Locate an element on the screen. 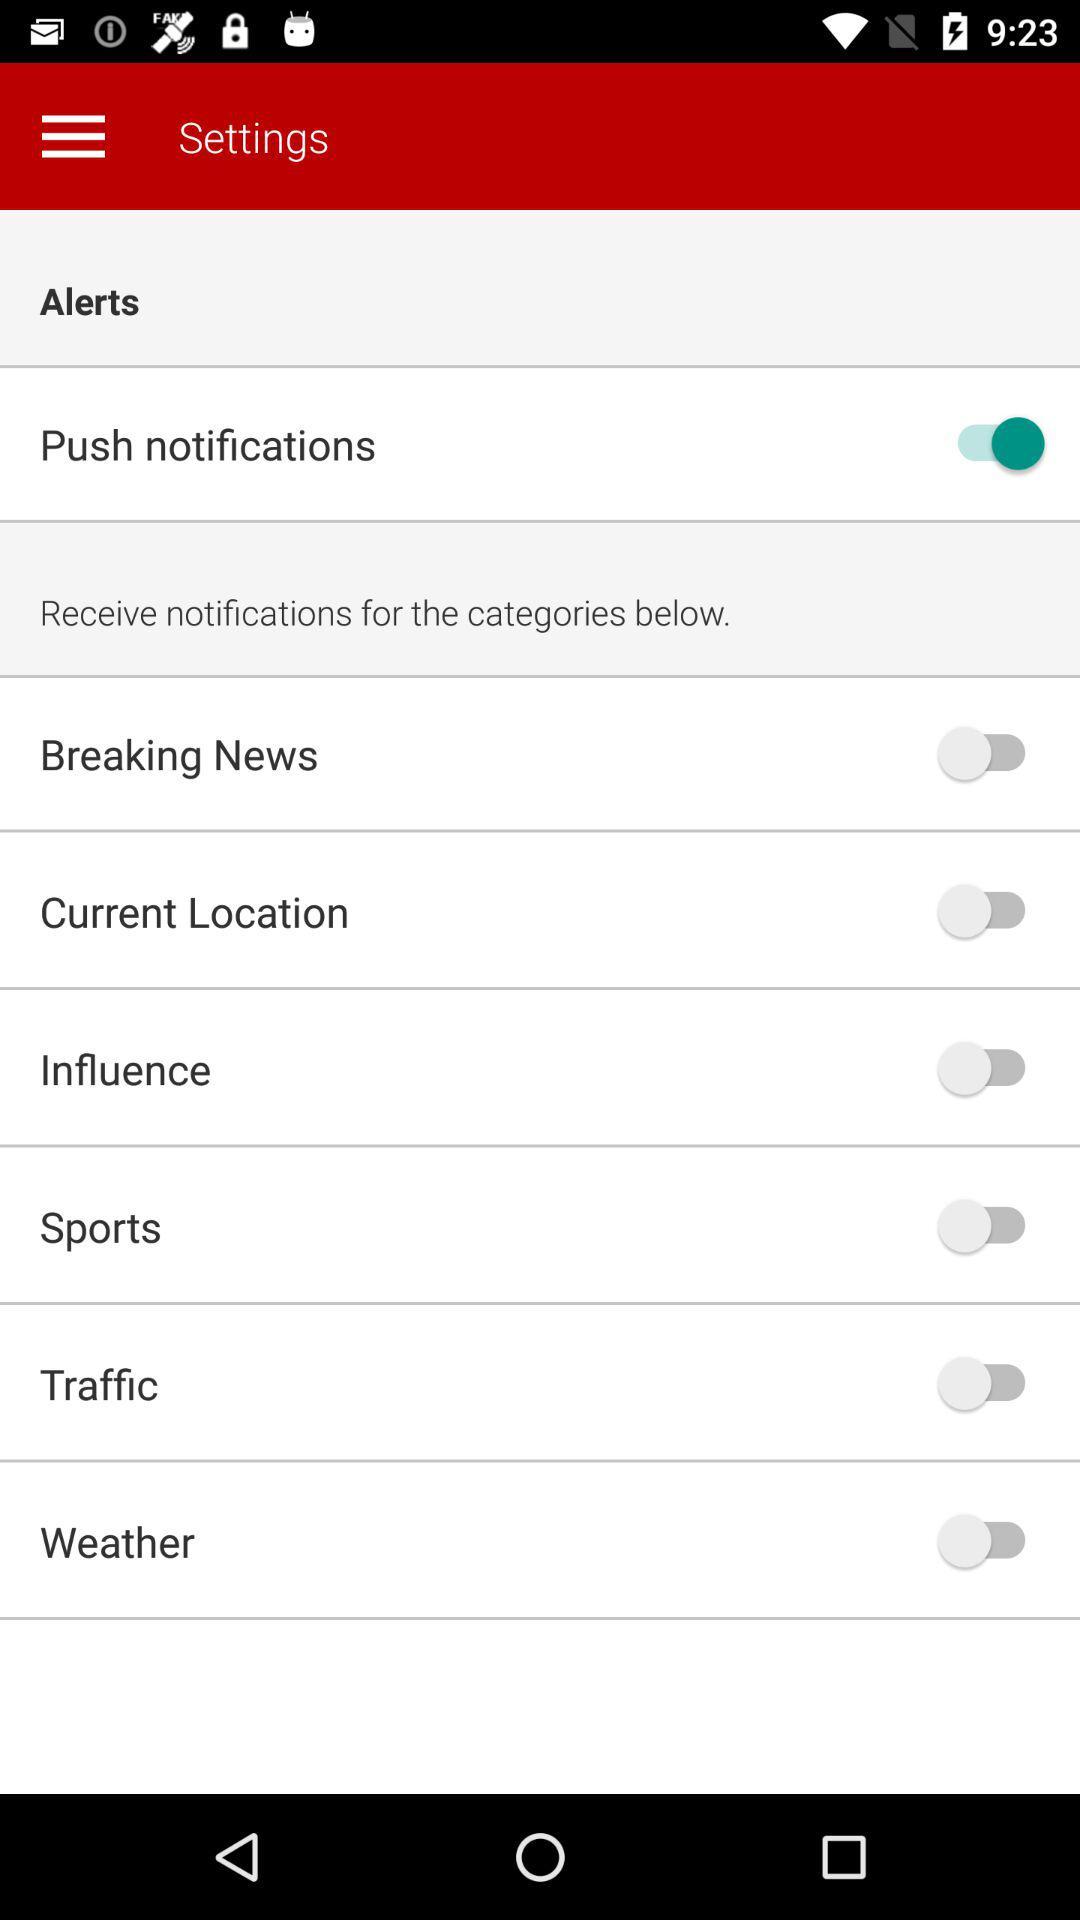 Image resolution: width=1080 pixels, height=1920 pixels. activate traffic alerts is located at coordinates (991, 1382).